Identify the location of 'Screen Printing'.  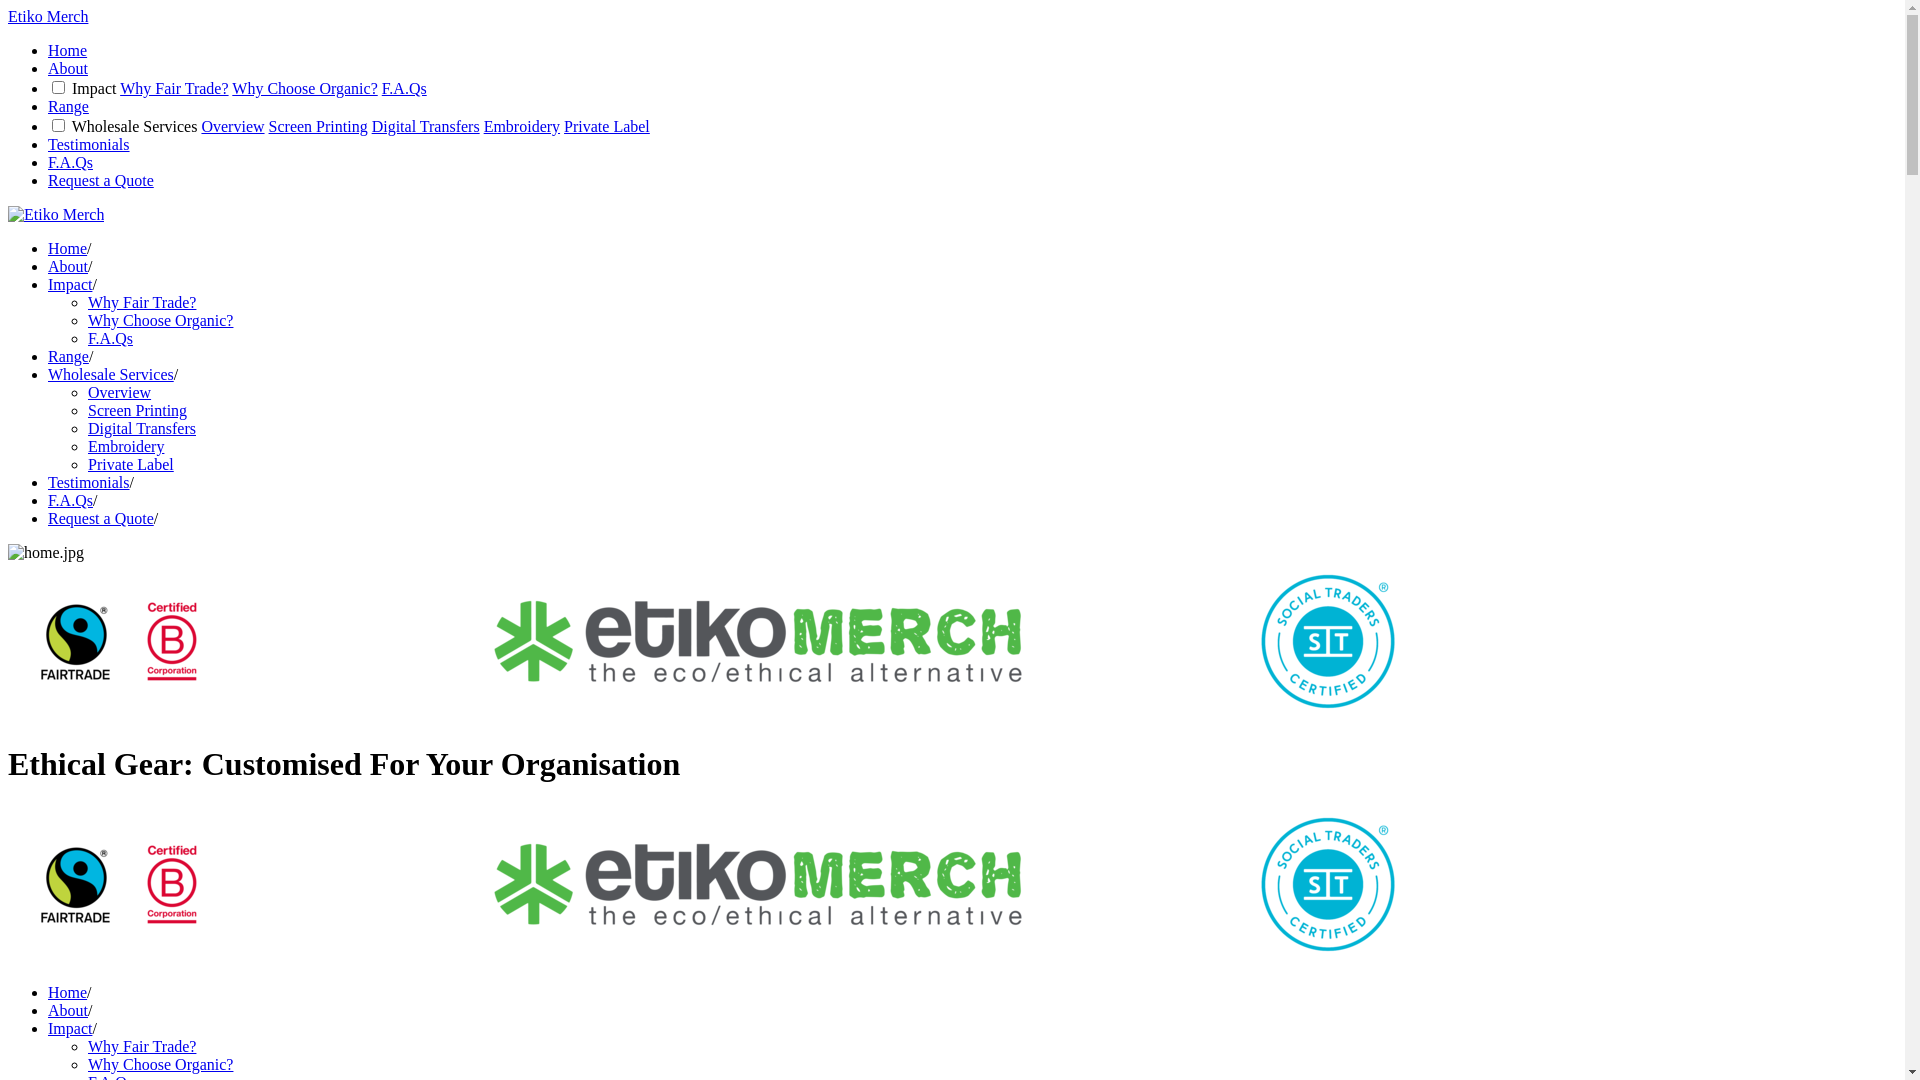
(136, 409).